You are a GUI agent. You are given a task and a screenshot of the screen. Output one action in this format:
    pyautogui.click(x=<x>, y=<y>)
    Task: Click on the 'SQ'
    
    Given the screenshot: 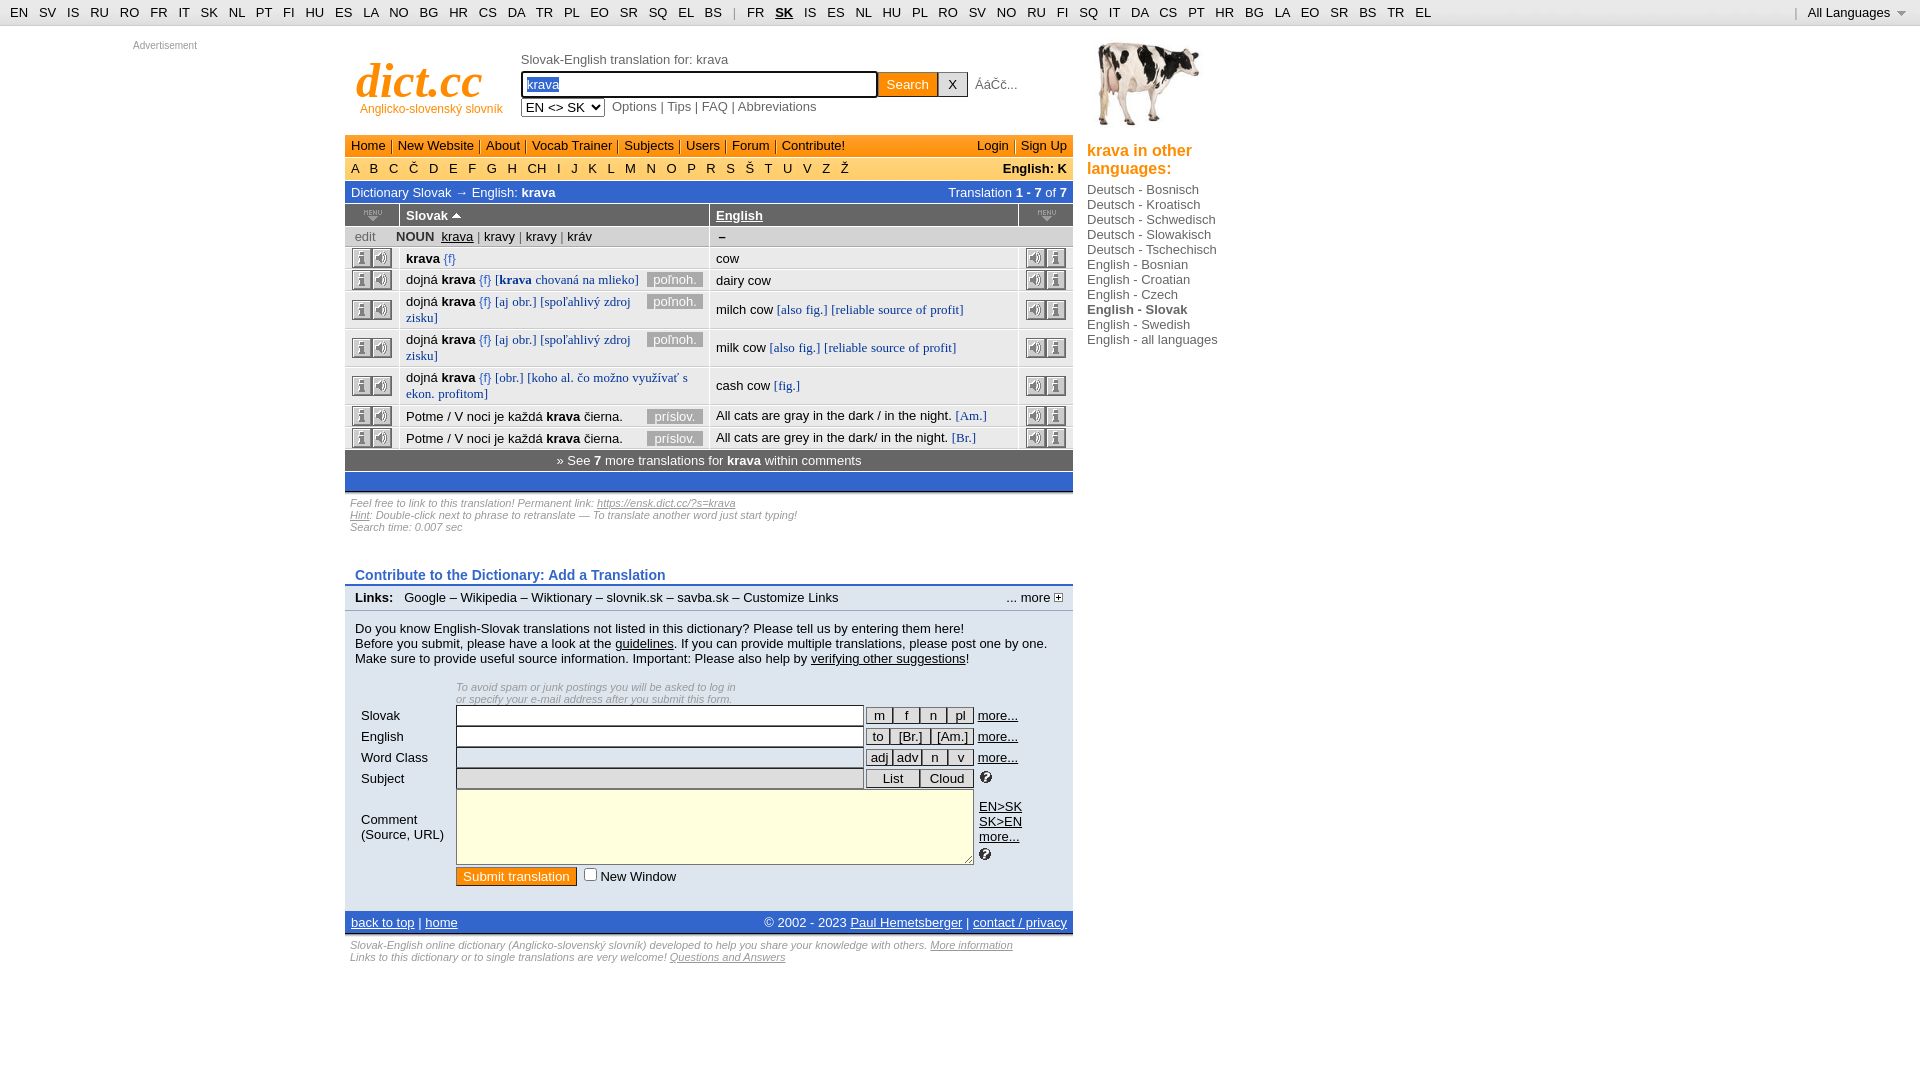 What is the action you would take?
    pyautogui.click(x=1087, y=12)
    